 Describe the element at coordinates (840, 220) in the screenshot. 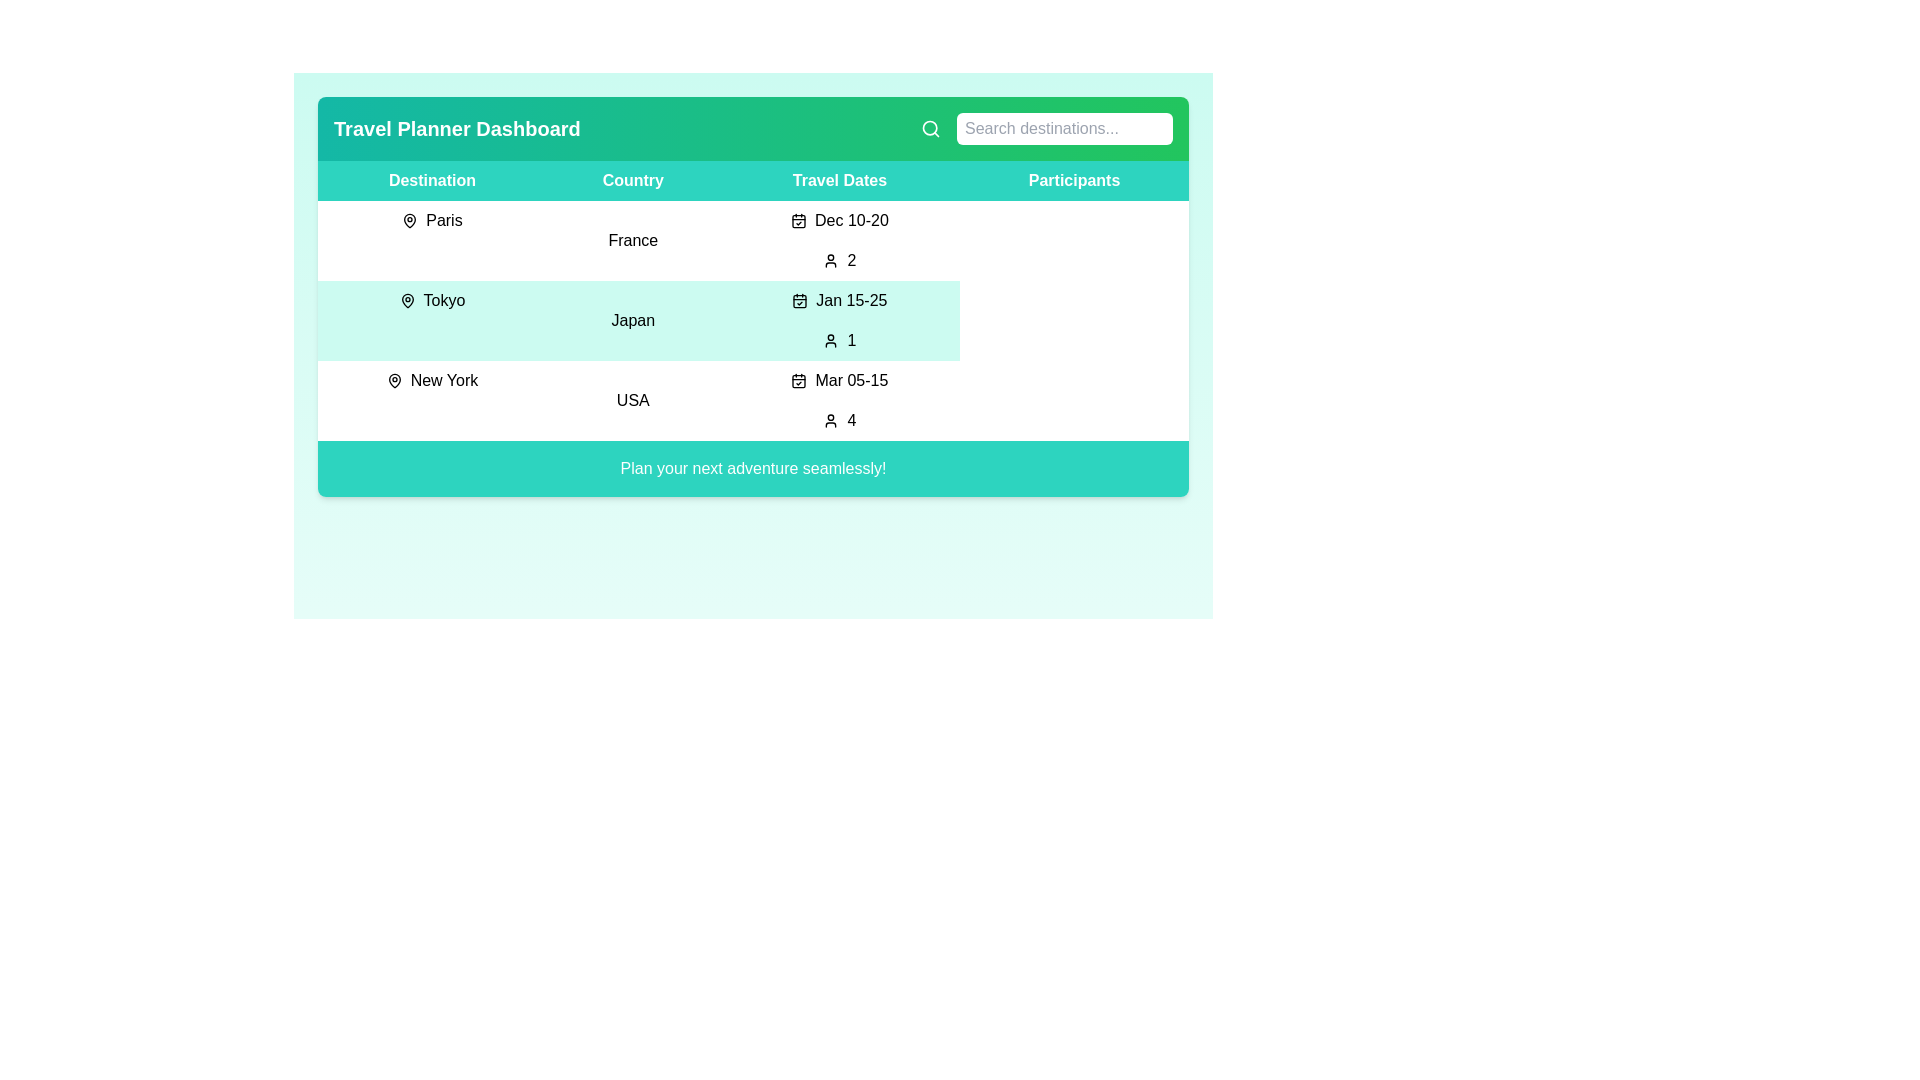

I see `travel dates text for the destination 'Paris' which displays the date range 'Dec 10-20' located in the third column of the first row under the header 'Travel Dates'` at that location.